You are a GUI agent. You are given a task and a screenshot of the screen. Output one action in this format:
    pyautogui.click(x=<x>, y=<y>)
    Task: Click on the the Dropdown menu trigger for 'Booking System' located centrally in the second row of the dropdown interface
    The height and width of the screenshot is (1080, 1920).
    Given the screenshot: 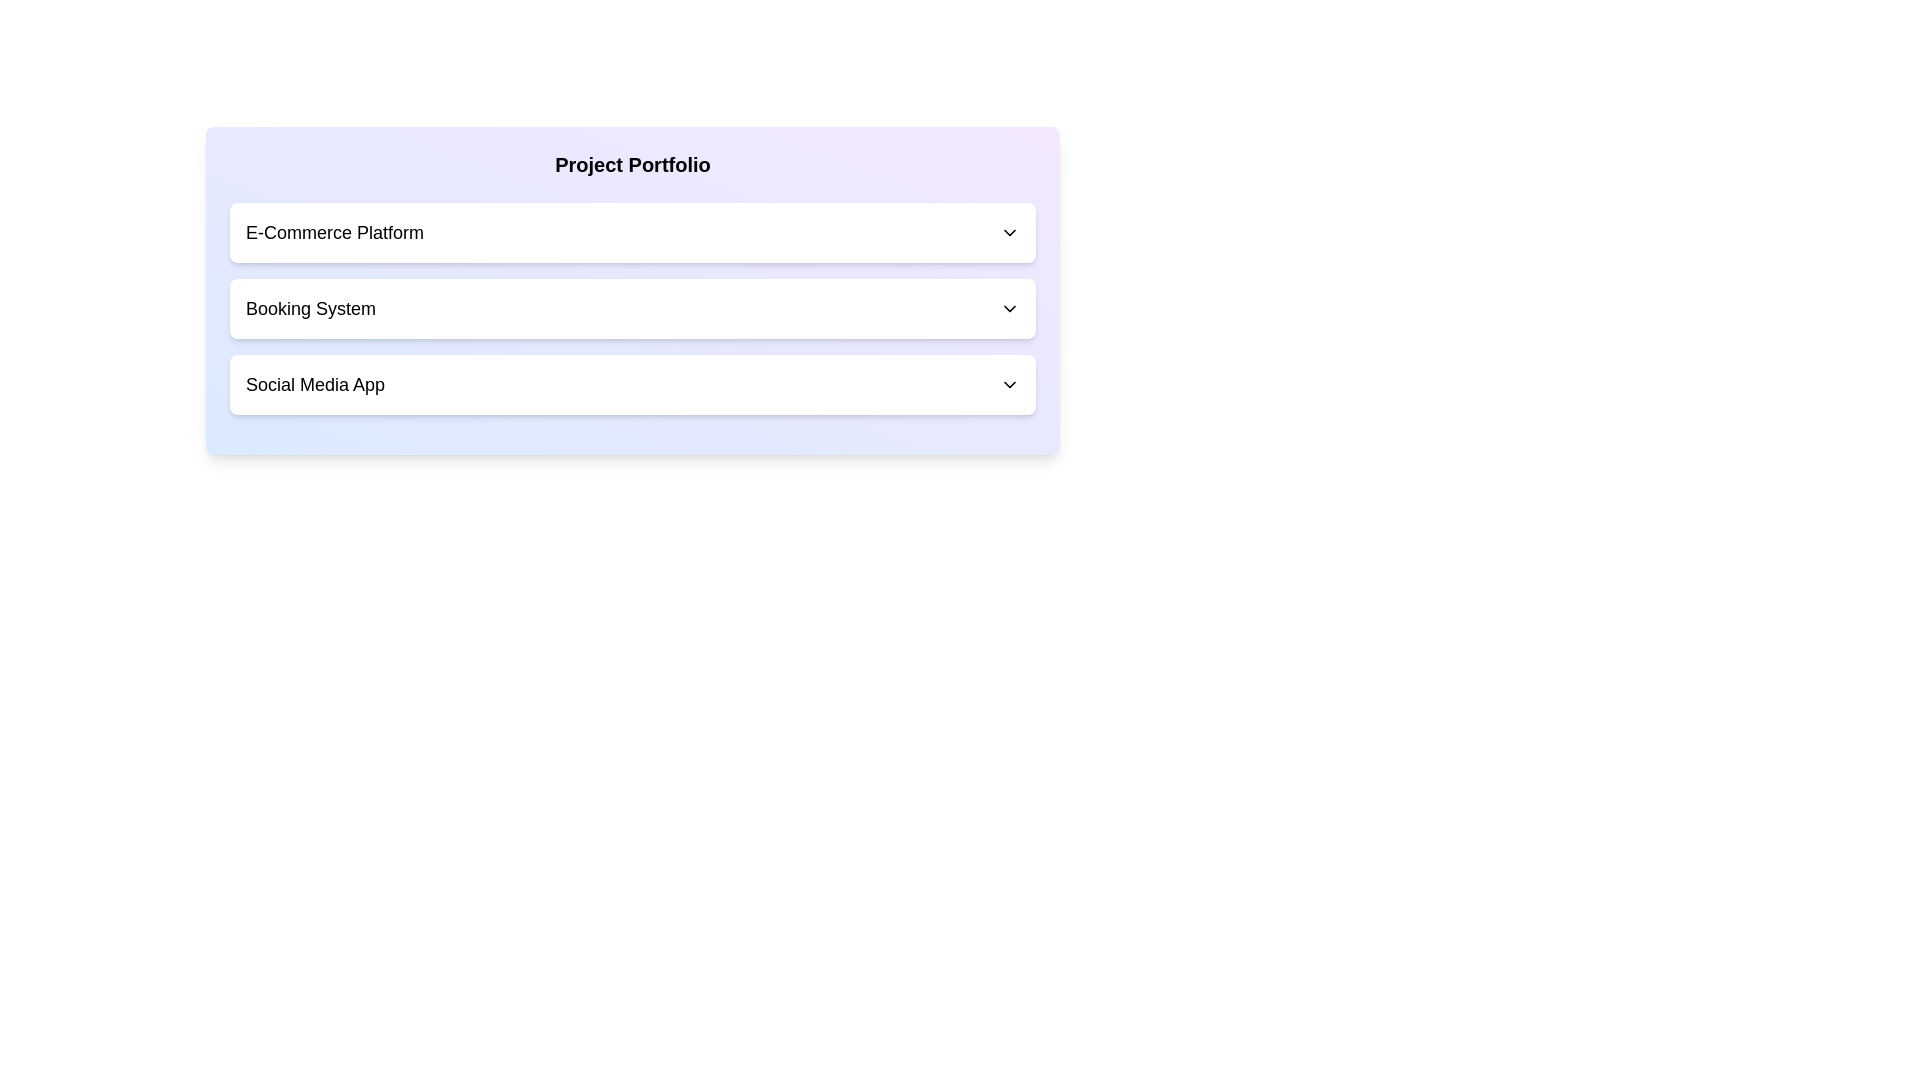 What is the action you would take?
    pyautogui.click(x=632, y=308)
    